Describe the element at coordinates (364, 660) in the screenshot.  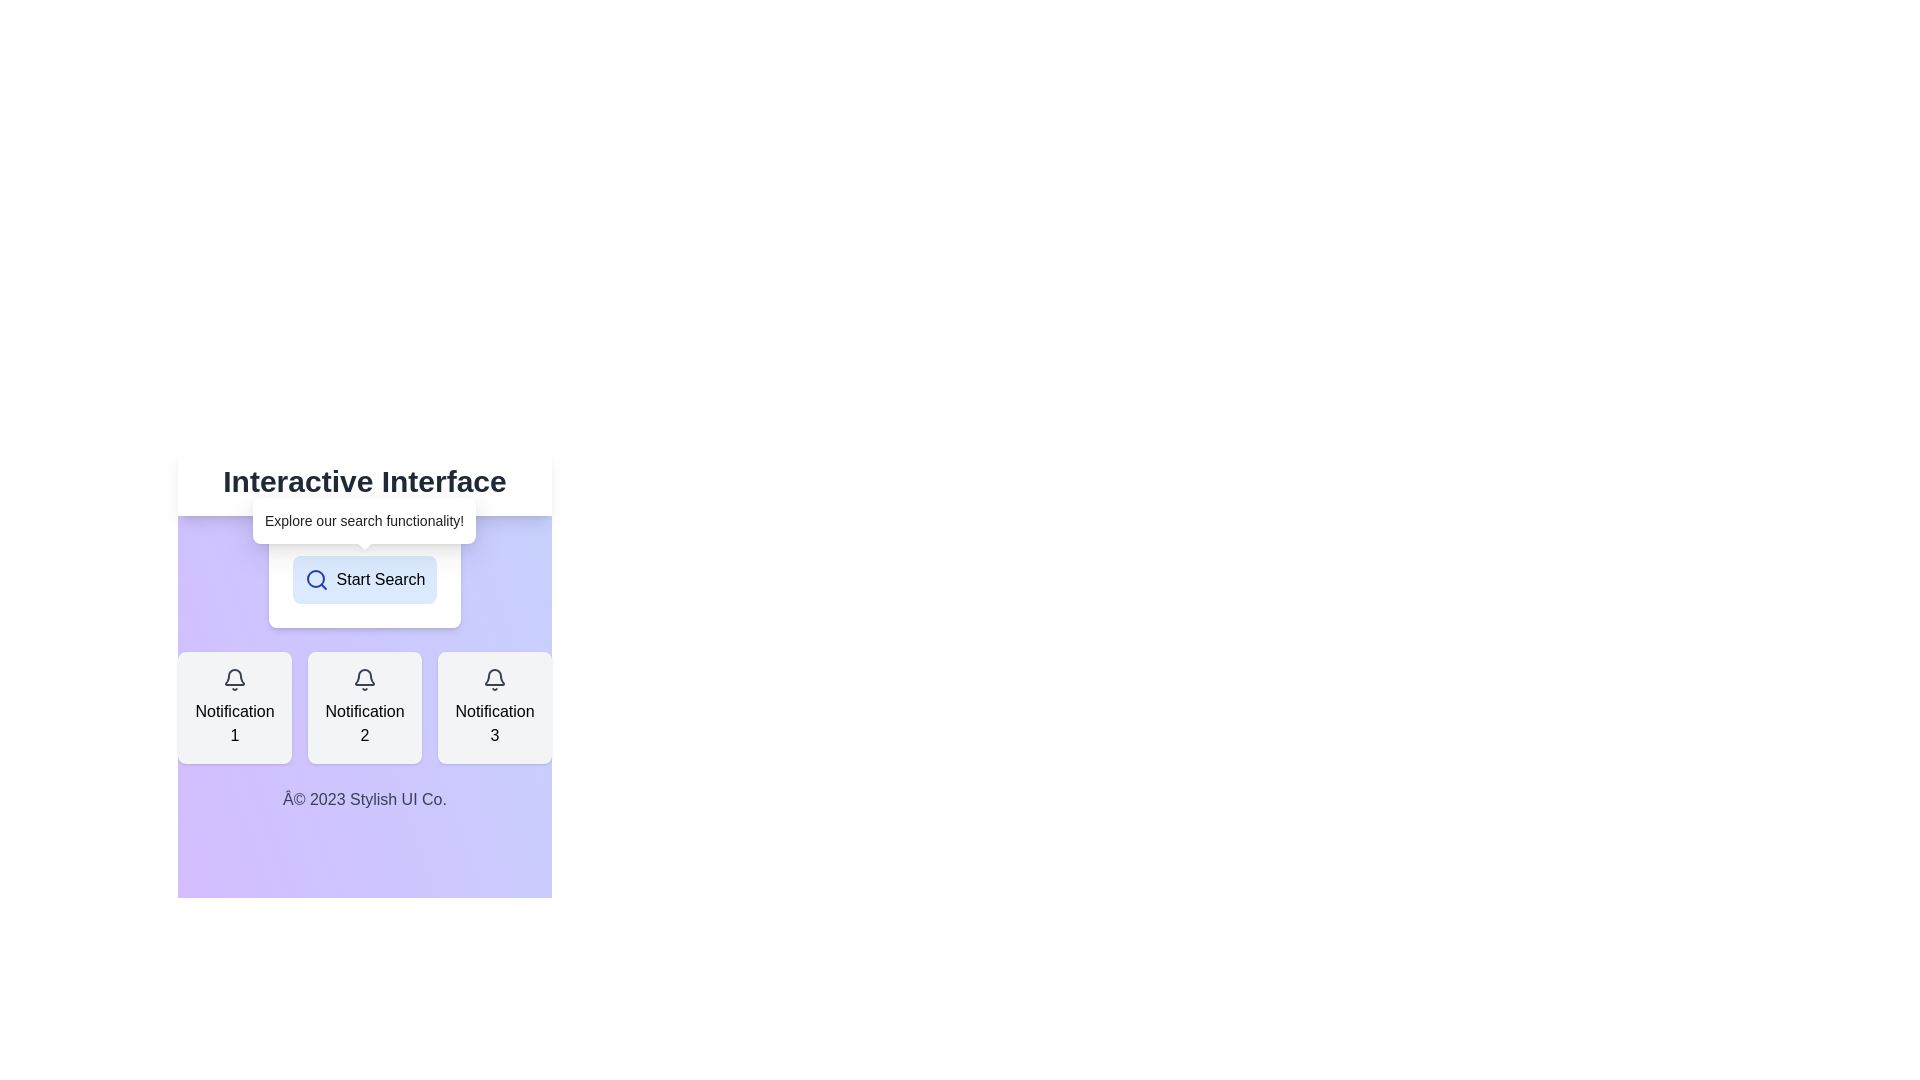
I see `the middle notification tile with the bell icon and the text 'Notification 2'` at that location.